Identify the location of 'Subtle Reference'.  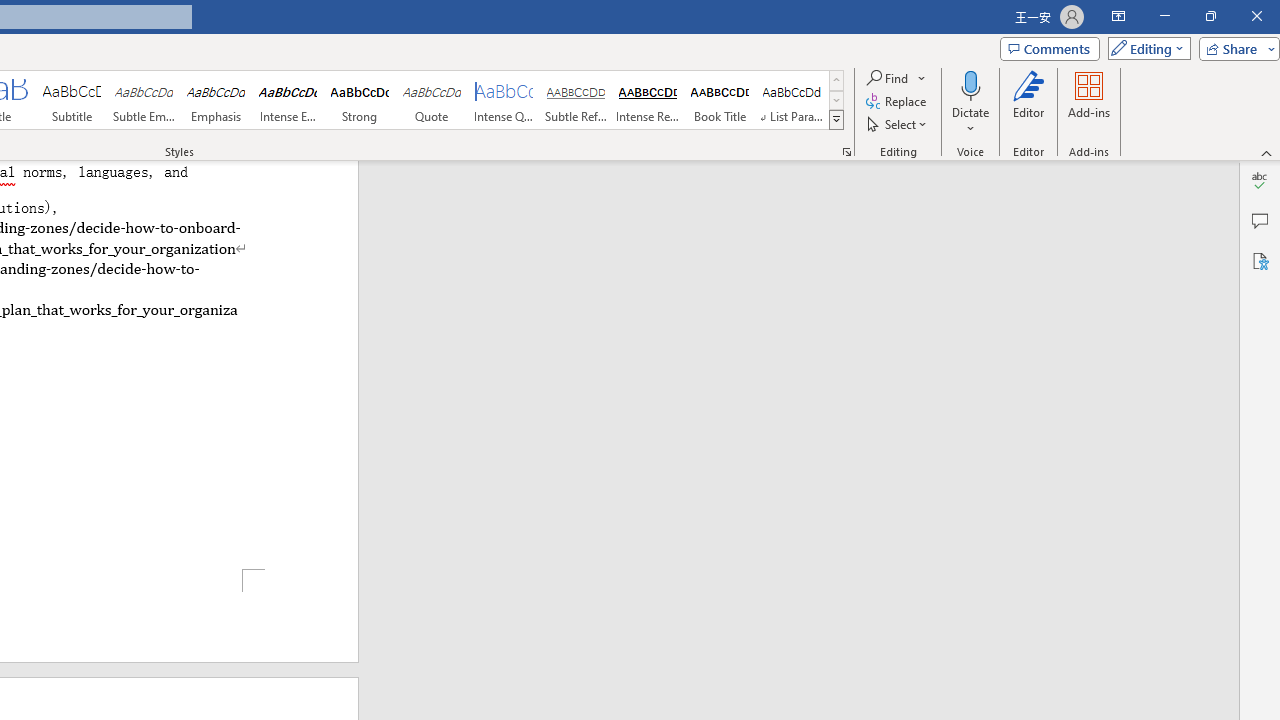
(575, 100).